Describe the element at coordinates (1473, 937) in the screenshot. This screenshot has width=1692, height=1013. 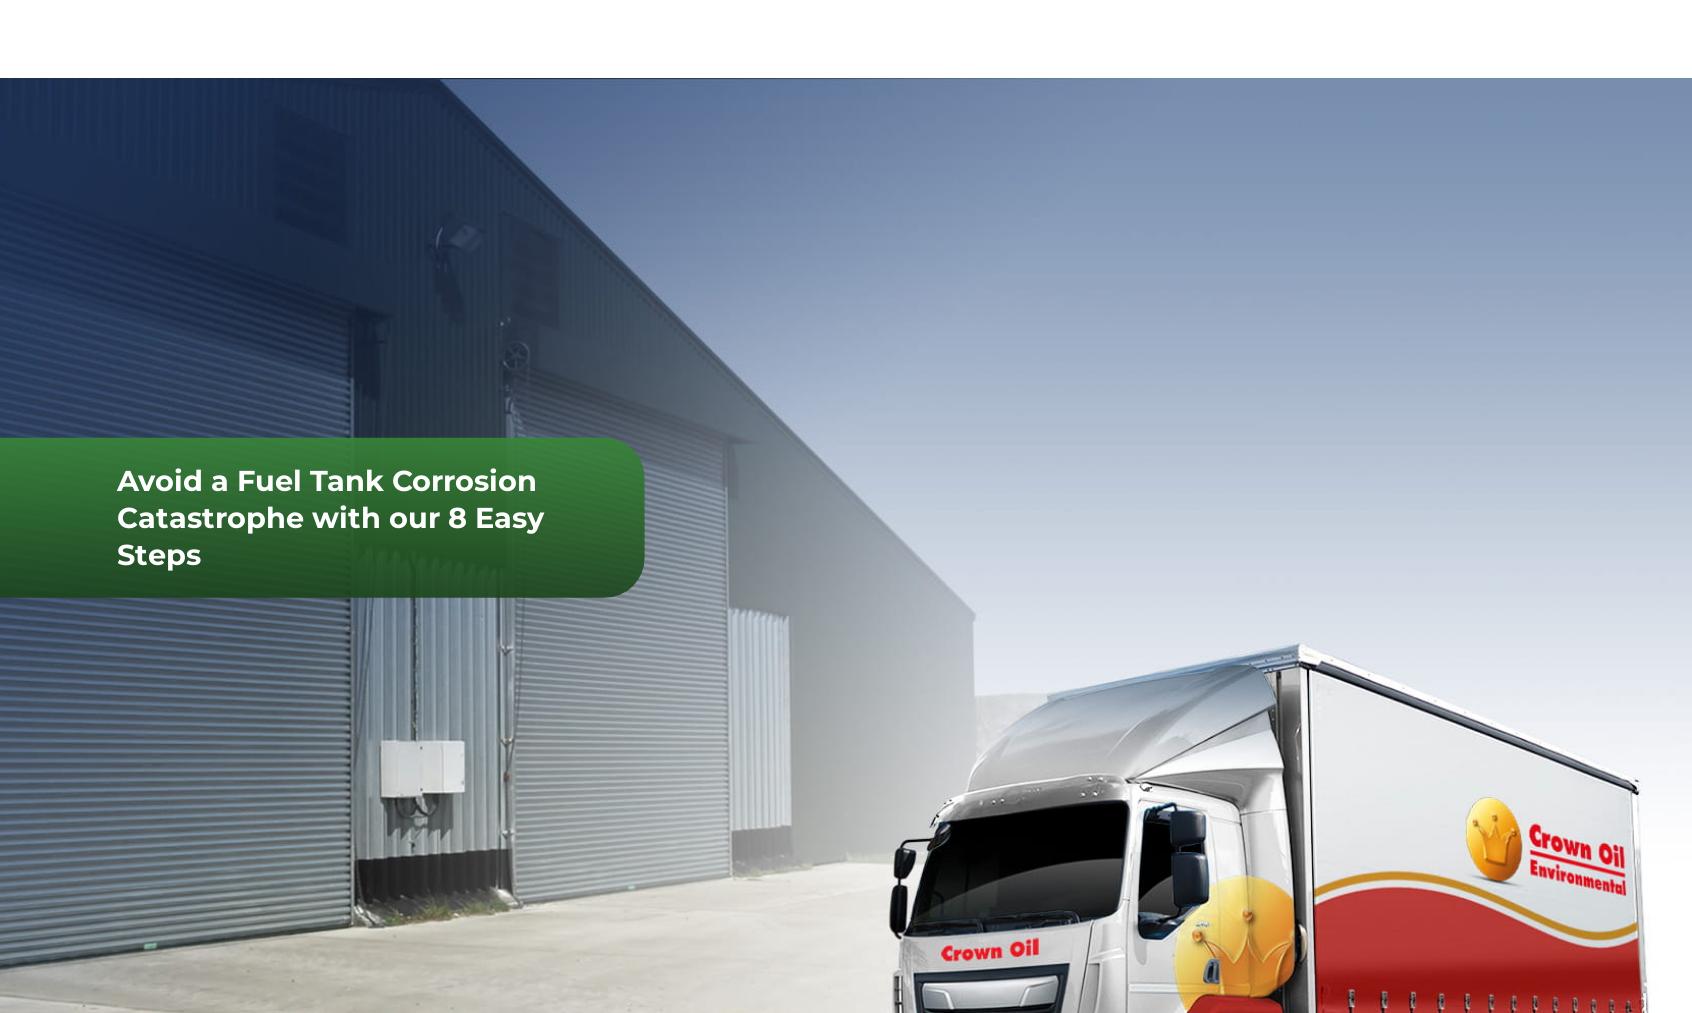
I see `'Service you're enquiring about:'` at that location.